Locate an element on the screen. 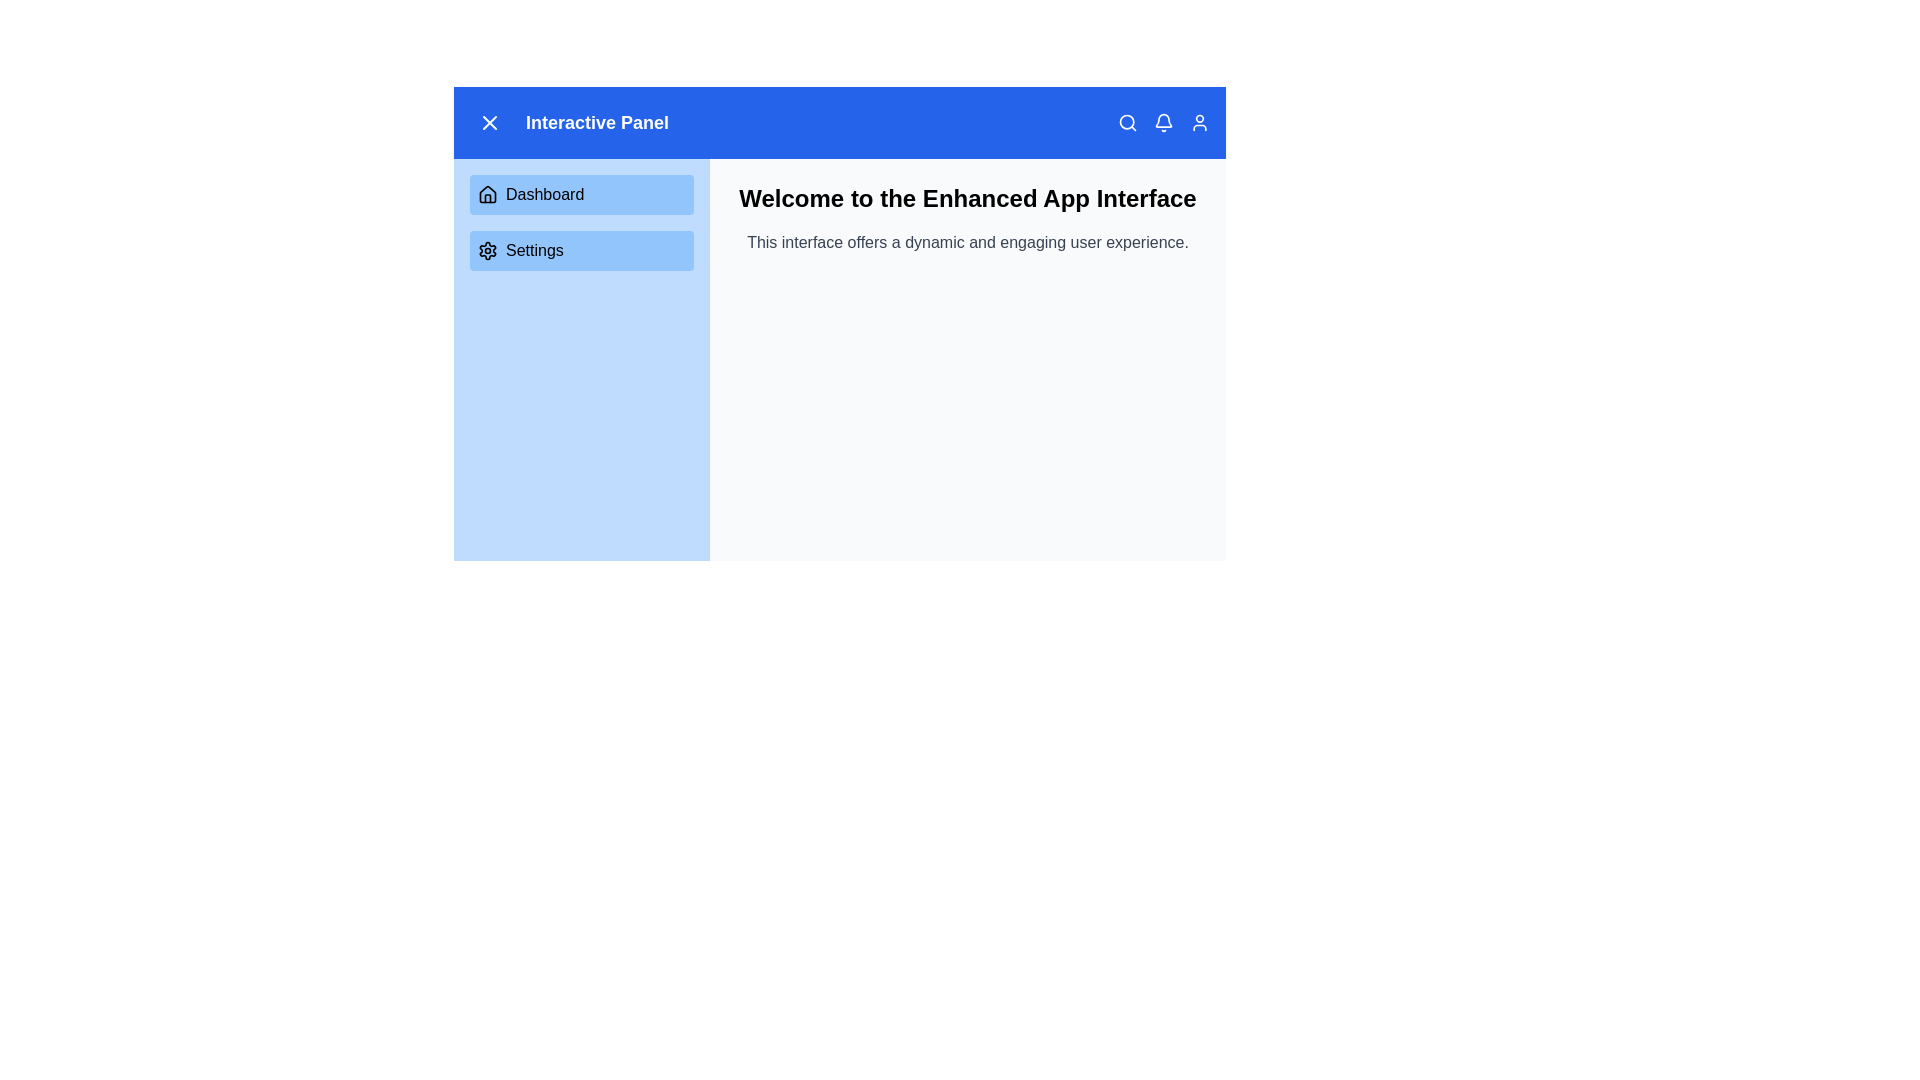 This screenshot has height=1080, width=1920. welcoming message displayed in the Header text located at the top center of the primary content area, above the descriptive text block is located at coordinates (968, 199).